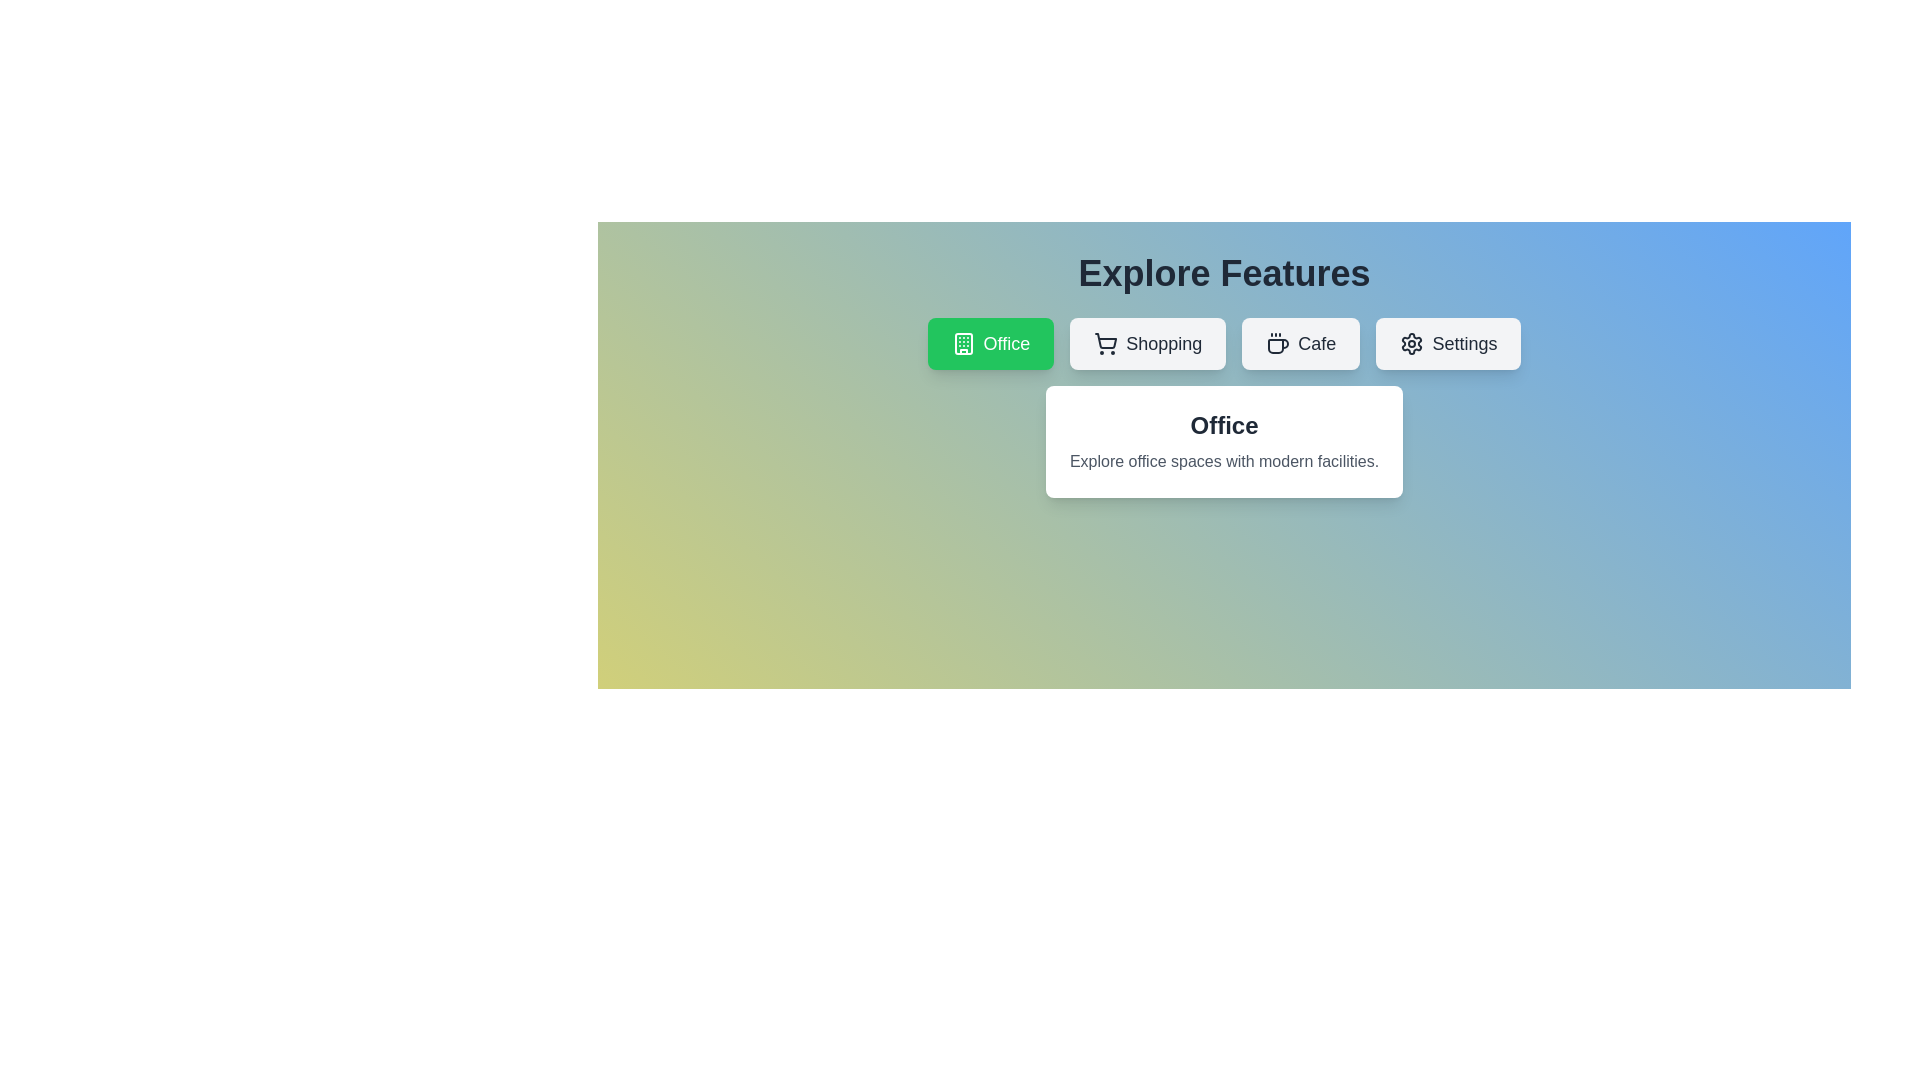 The height and width of the screenshot is (1080, 1920). What do you see at coordinates (1448, 342) in the screenshot?
I see `the button labeled Settings to observe its hover effect` at bounding box center [1448, 342].